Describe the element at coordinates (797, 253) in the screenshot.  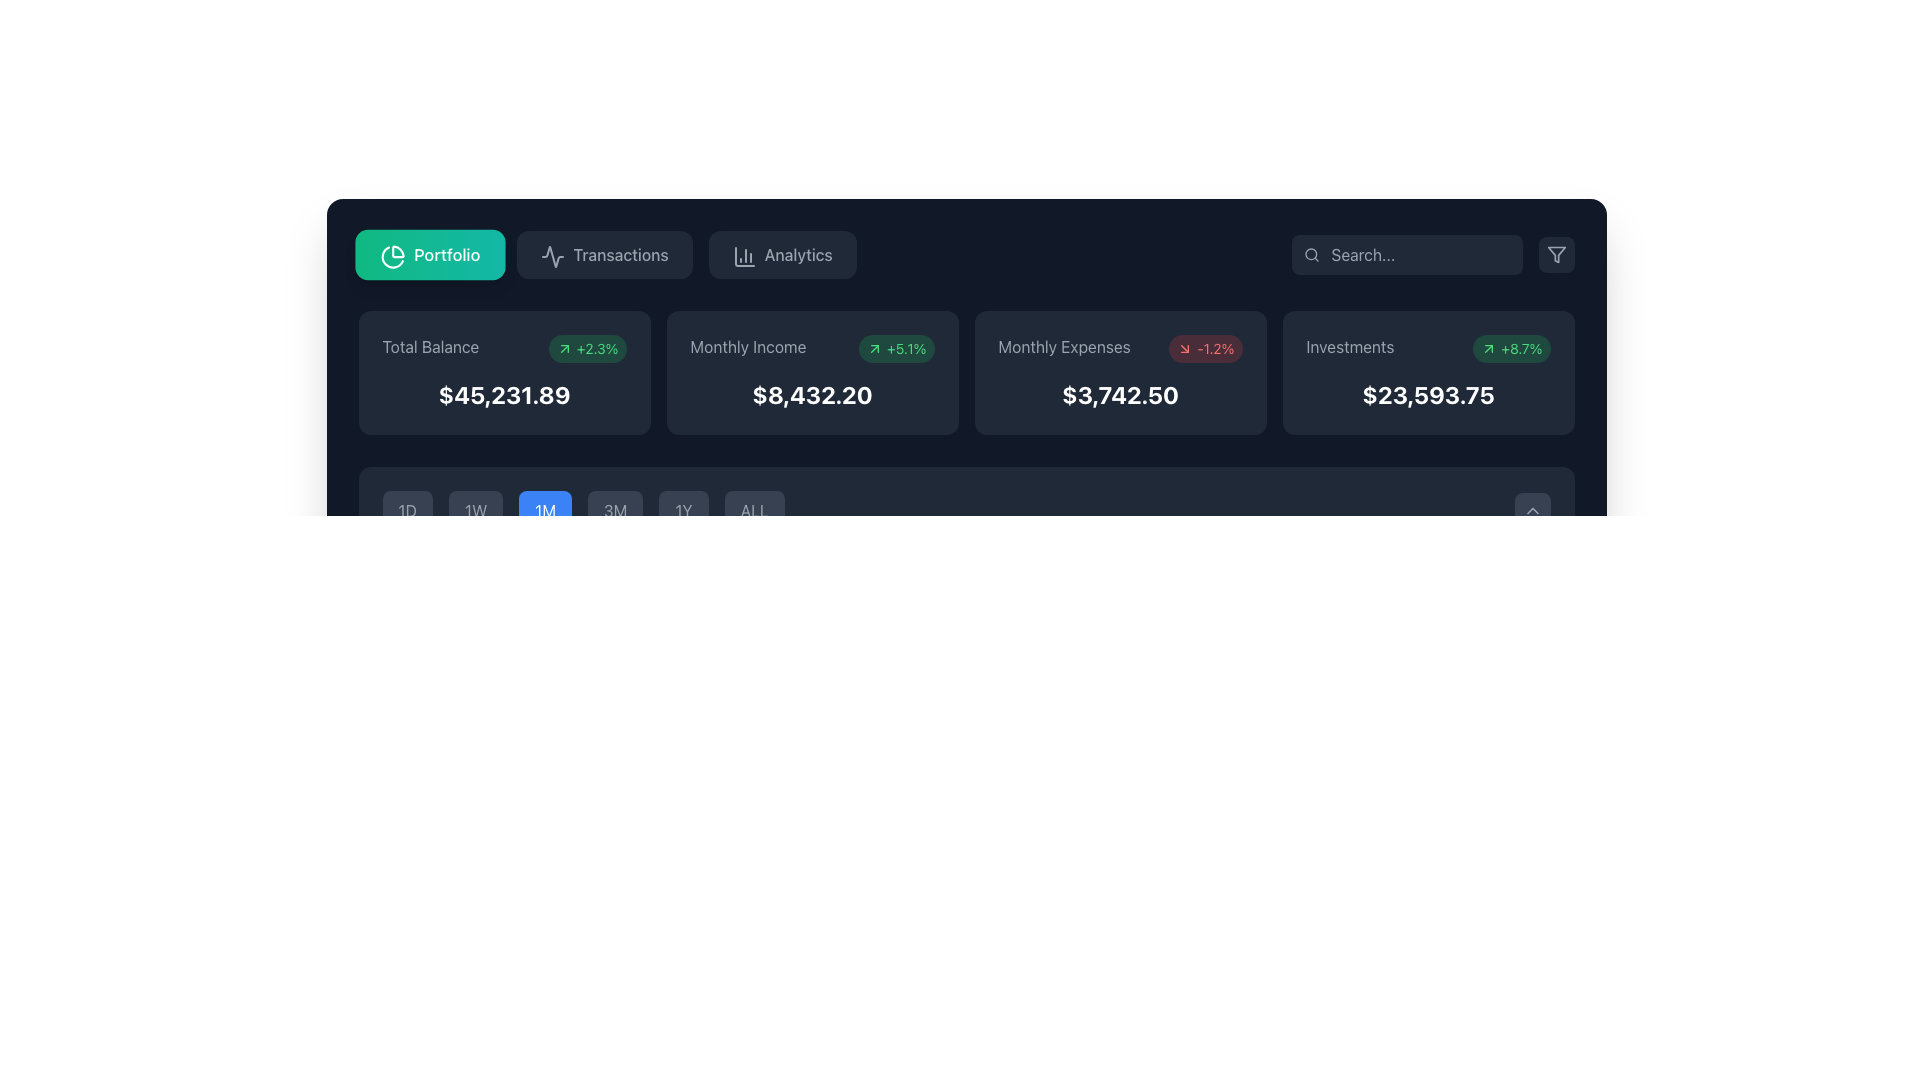
I see `the 'Analytics' text label within the navigation button, which is styled with a medium font weight and is part of a dark gray rounded button` at that location.